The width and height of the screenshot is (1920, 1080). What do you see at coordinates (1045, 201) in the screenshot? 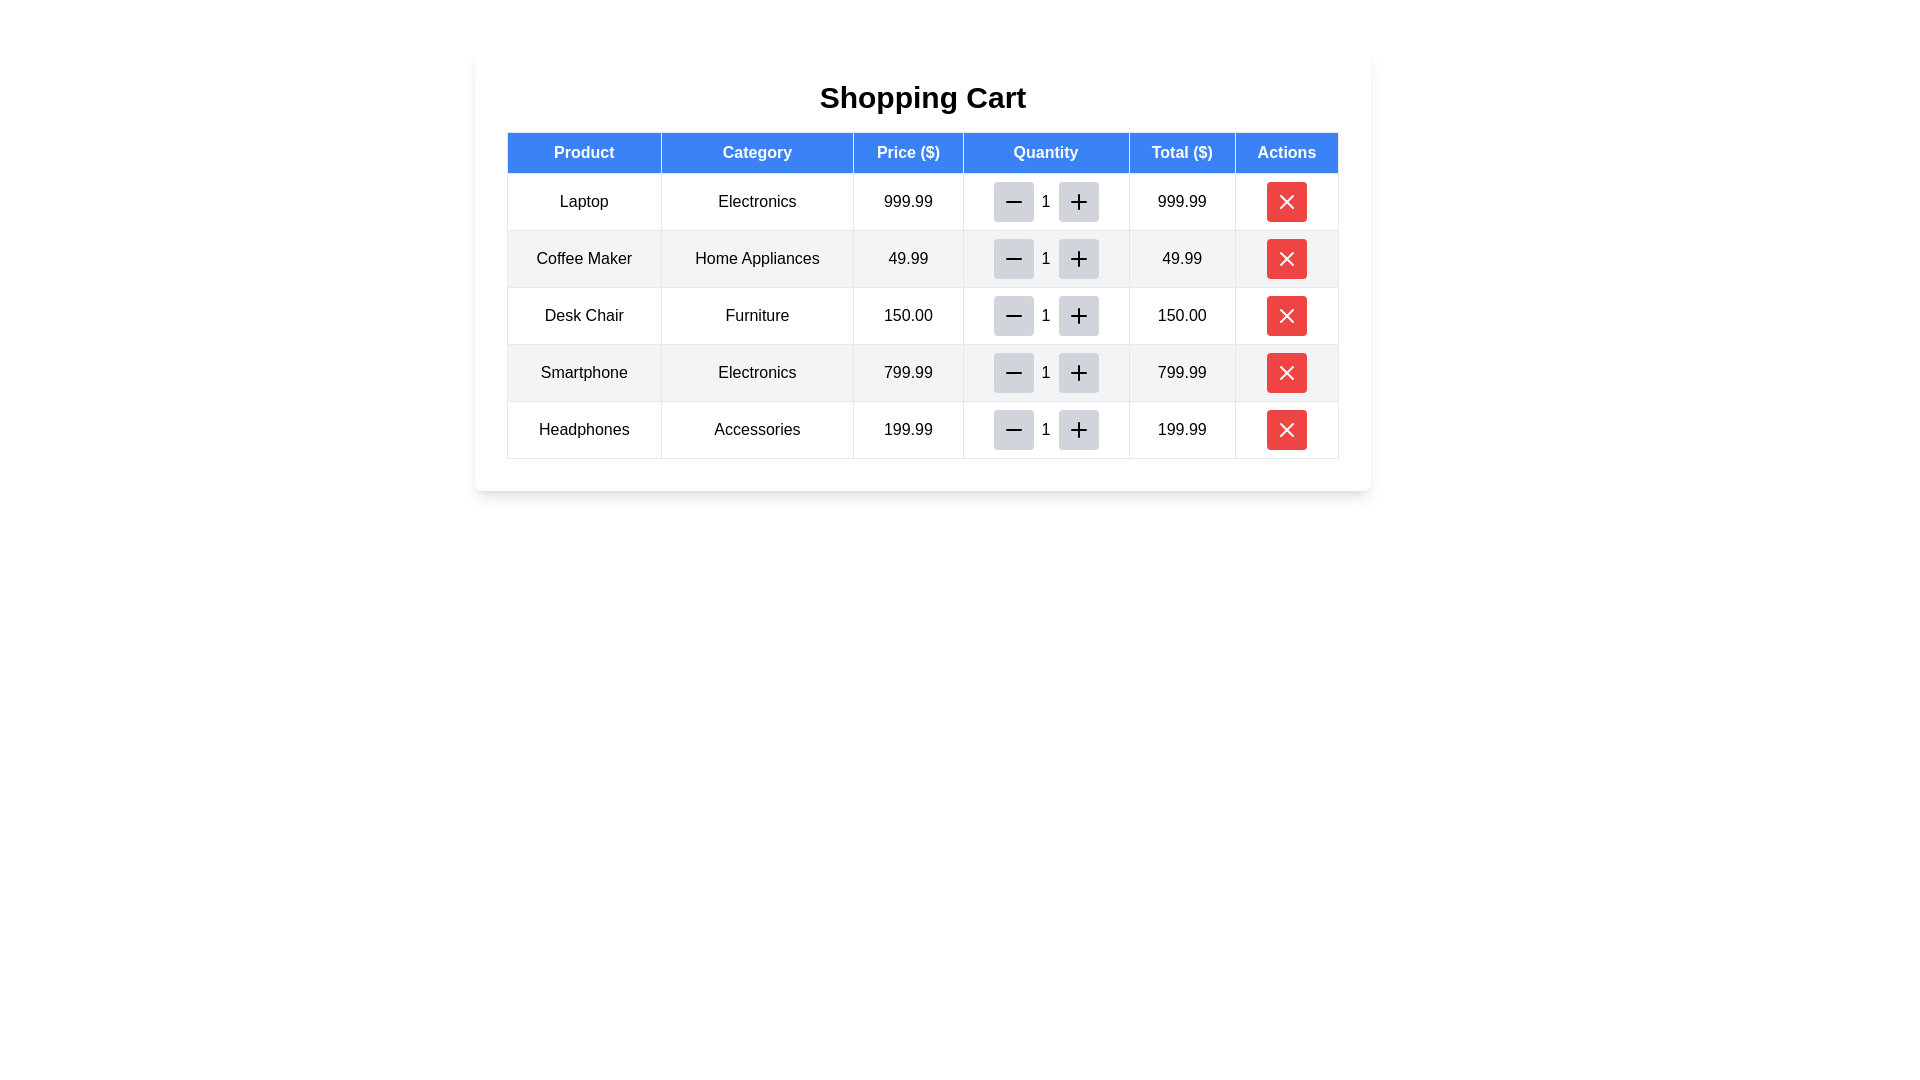
I see `the text display element showing the current quantity of the product 'Laptop' in the shopping cart to read its value` at bounding box center [1045, 201].